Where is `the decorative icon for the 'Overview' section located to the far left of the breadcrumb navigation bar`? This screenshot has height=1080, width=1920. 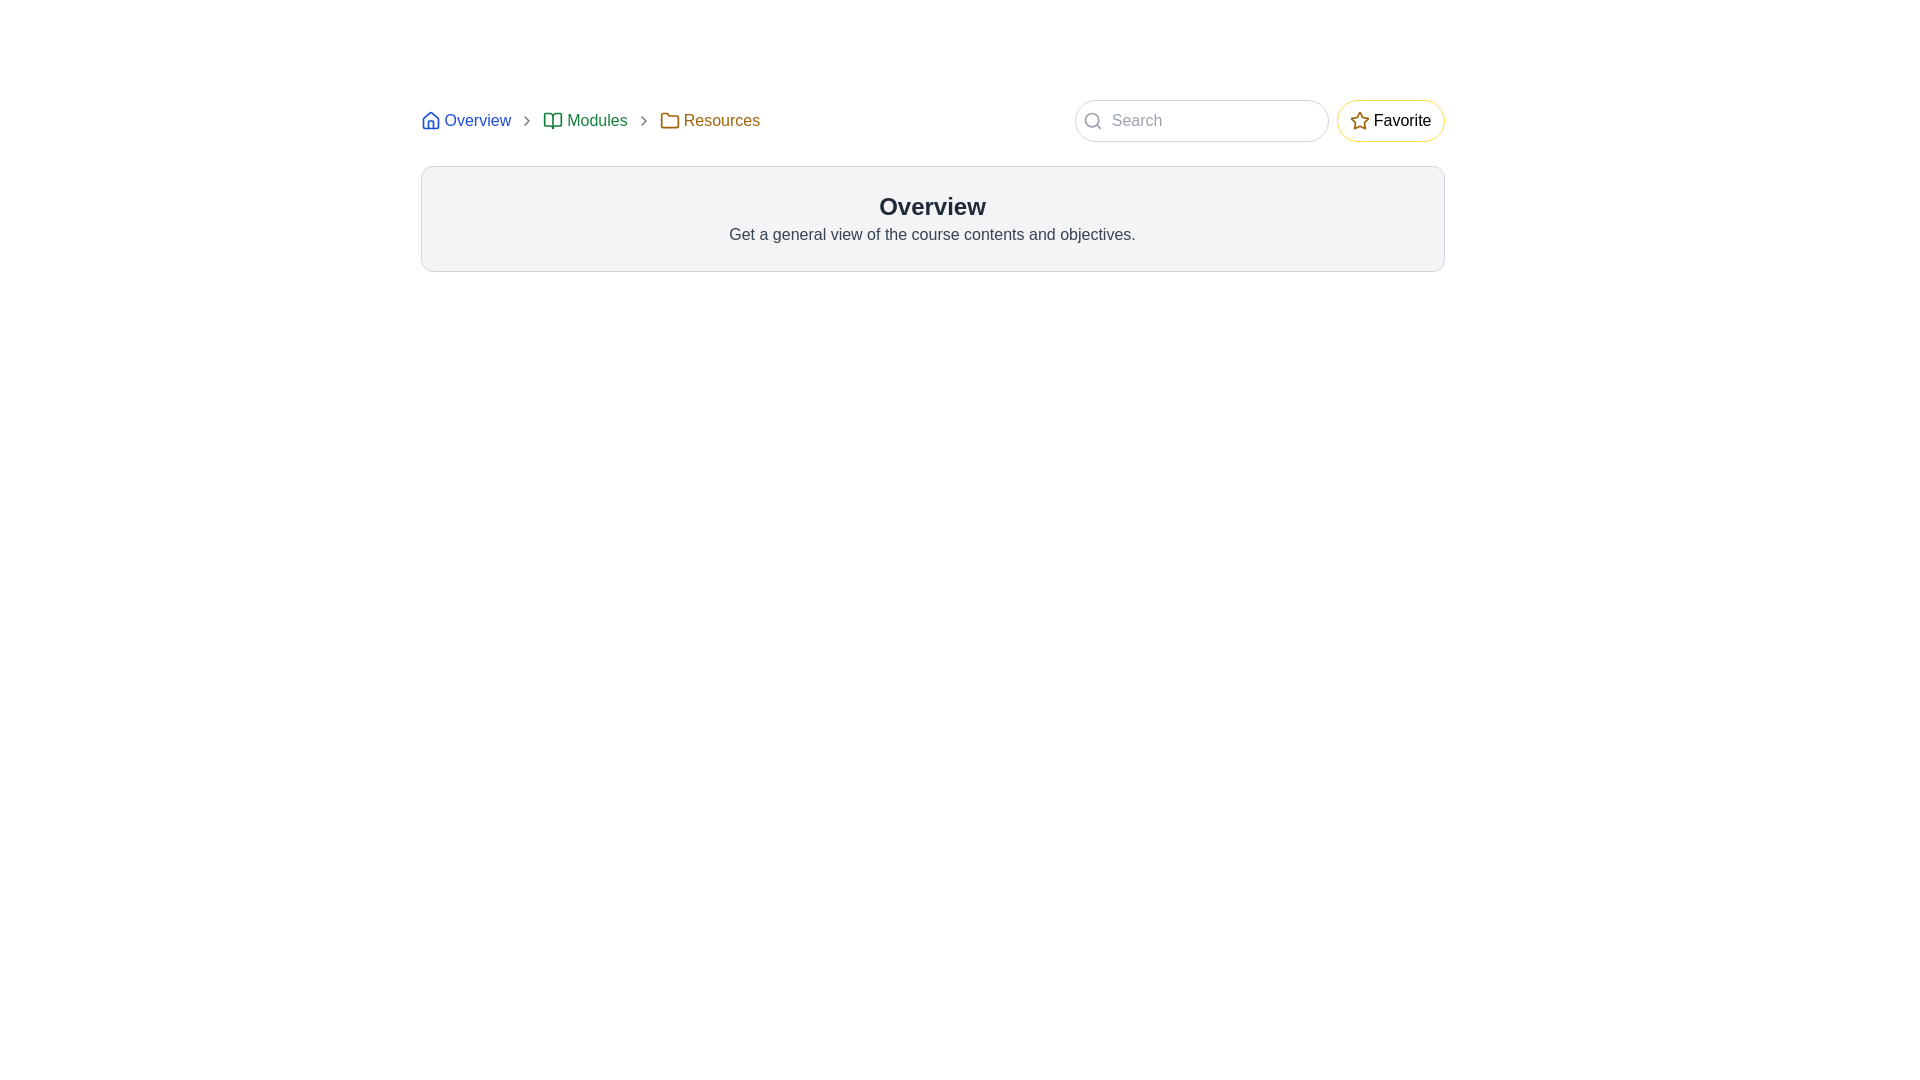 the decorative icon for the 'Overview' section located to the far left of the breadcrumb navigation bar is located at coordinates (429, 120).